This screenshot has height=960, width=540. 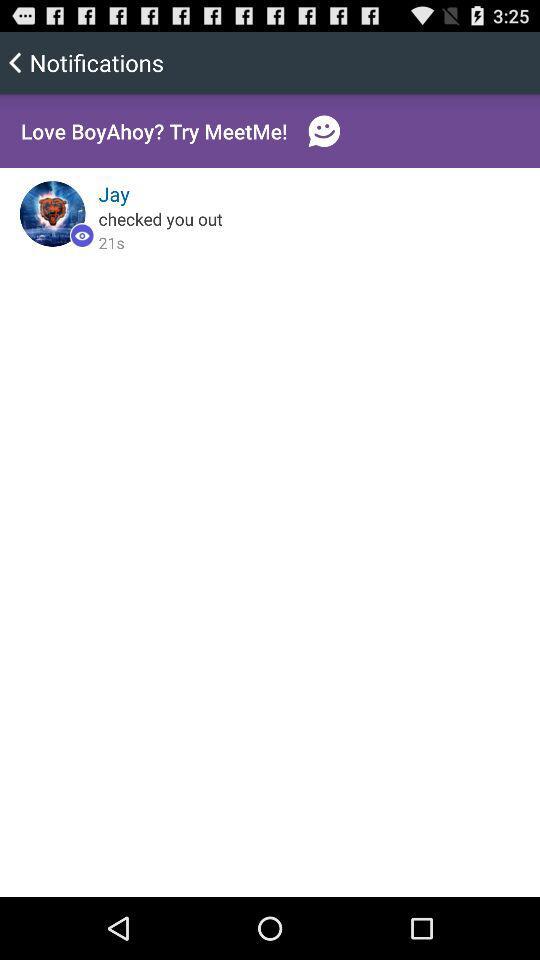 I want to click on app above the checked you out icon, so click(x=114, y=194).